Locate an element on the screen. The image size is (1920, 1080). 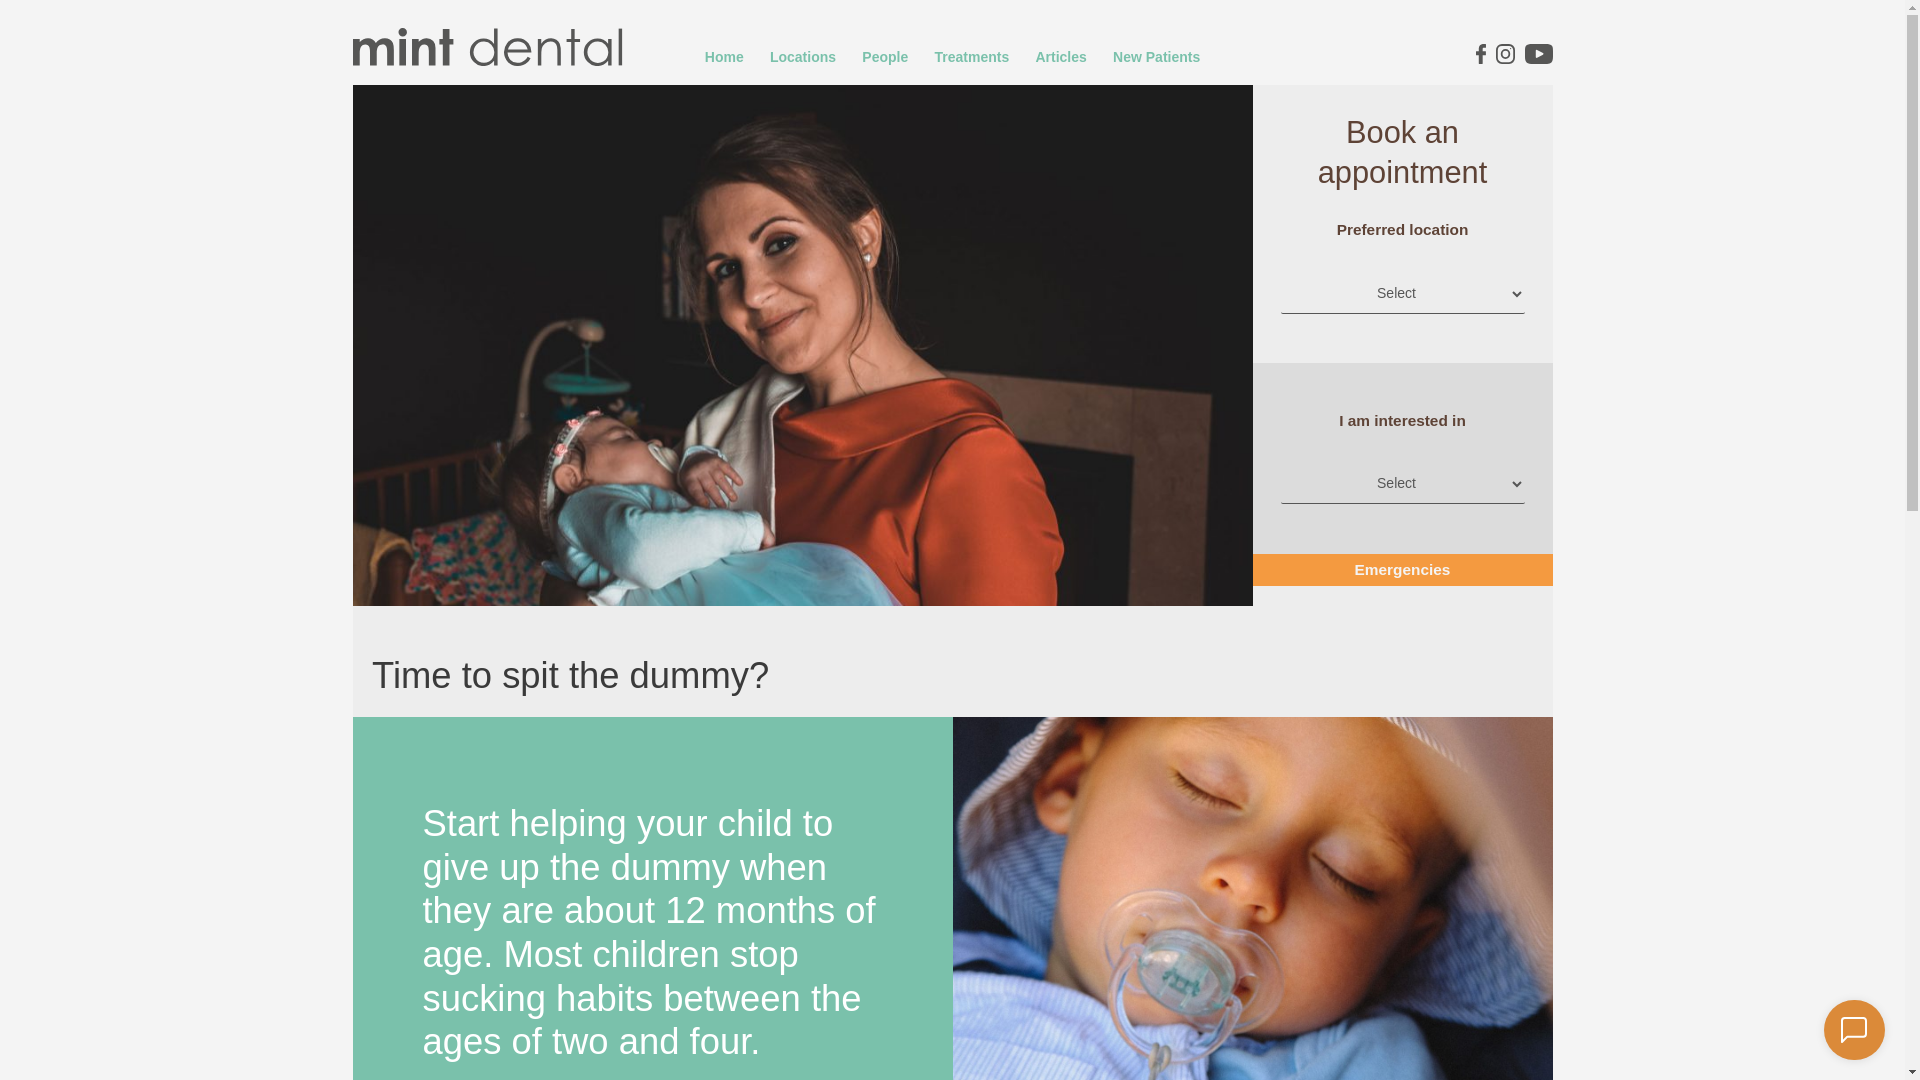
'Locations' is located at coordinates (803, 56).